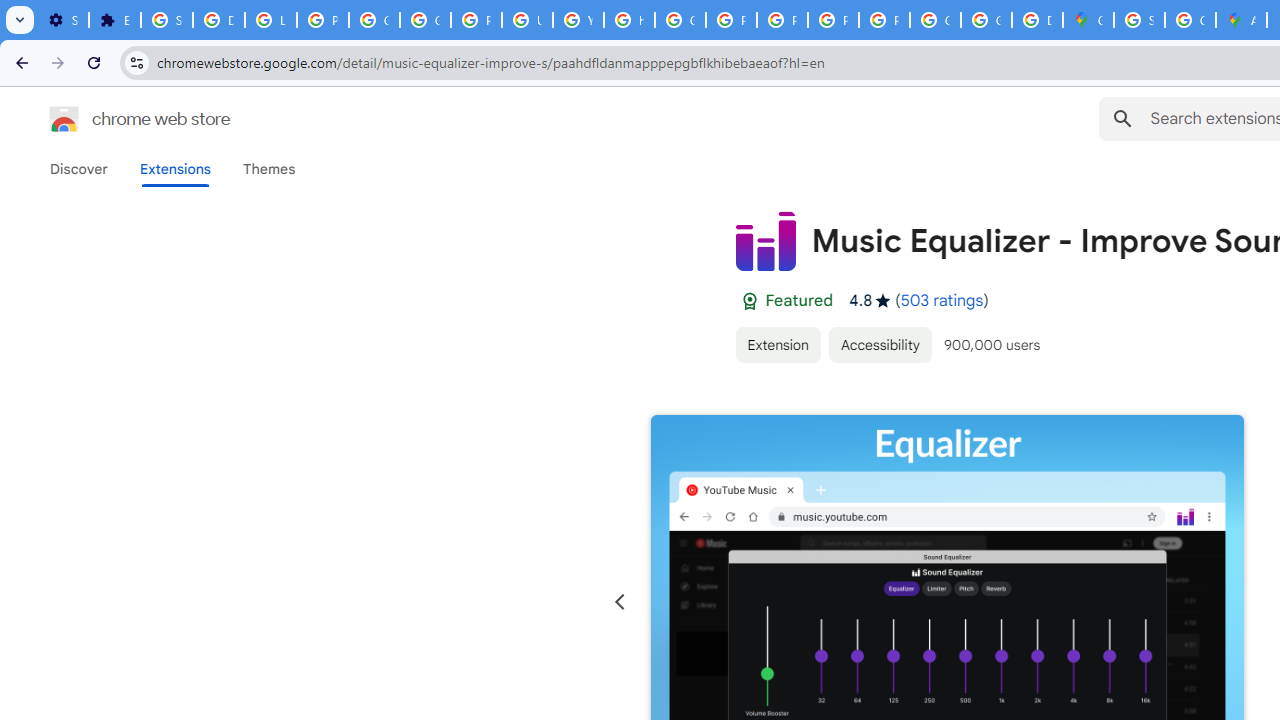 Image resolution: width=1280 pixels, height=720 pixels. Describe the element at coordinates (268, 168) in the screenshot. I see `'Themes'` at that location.